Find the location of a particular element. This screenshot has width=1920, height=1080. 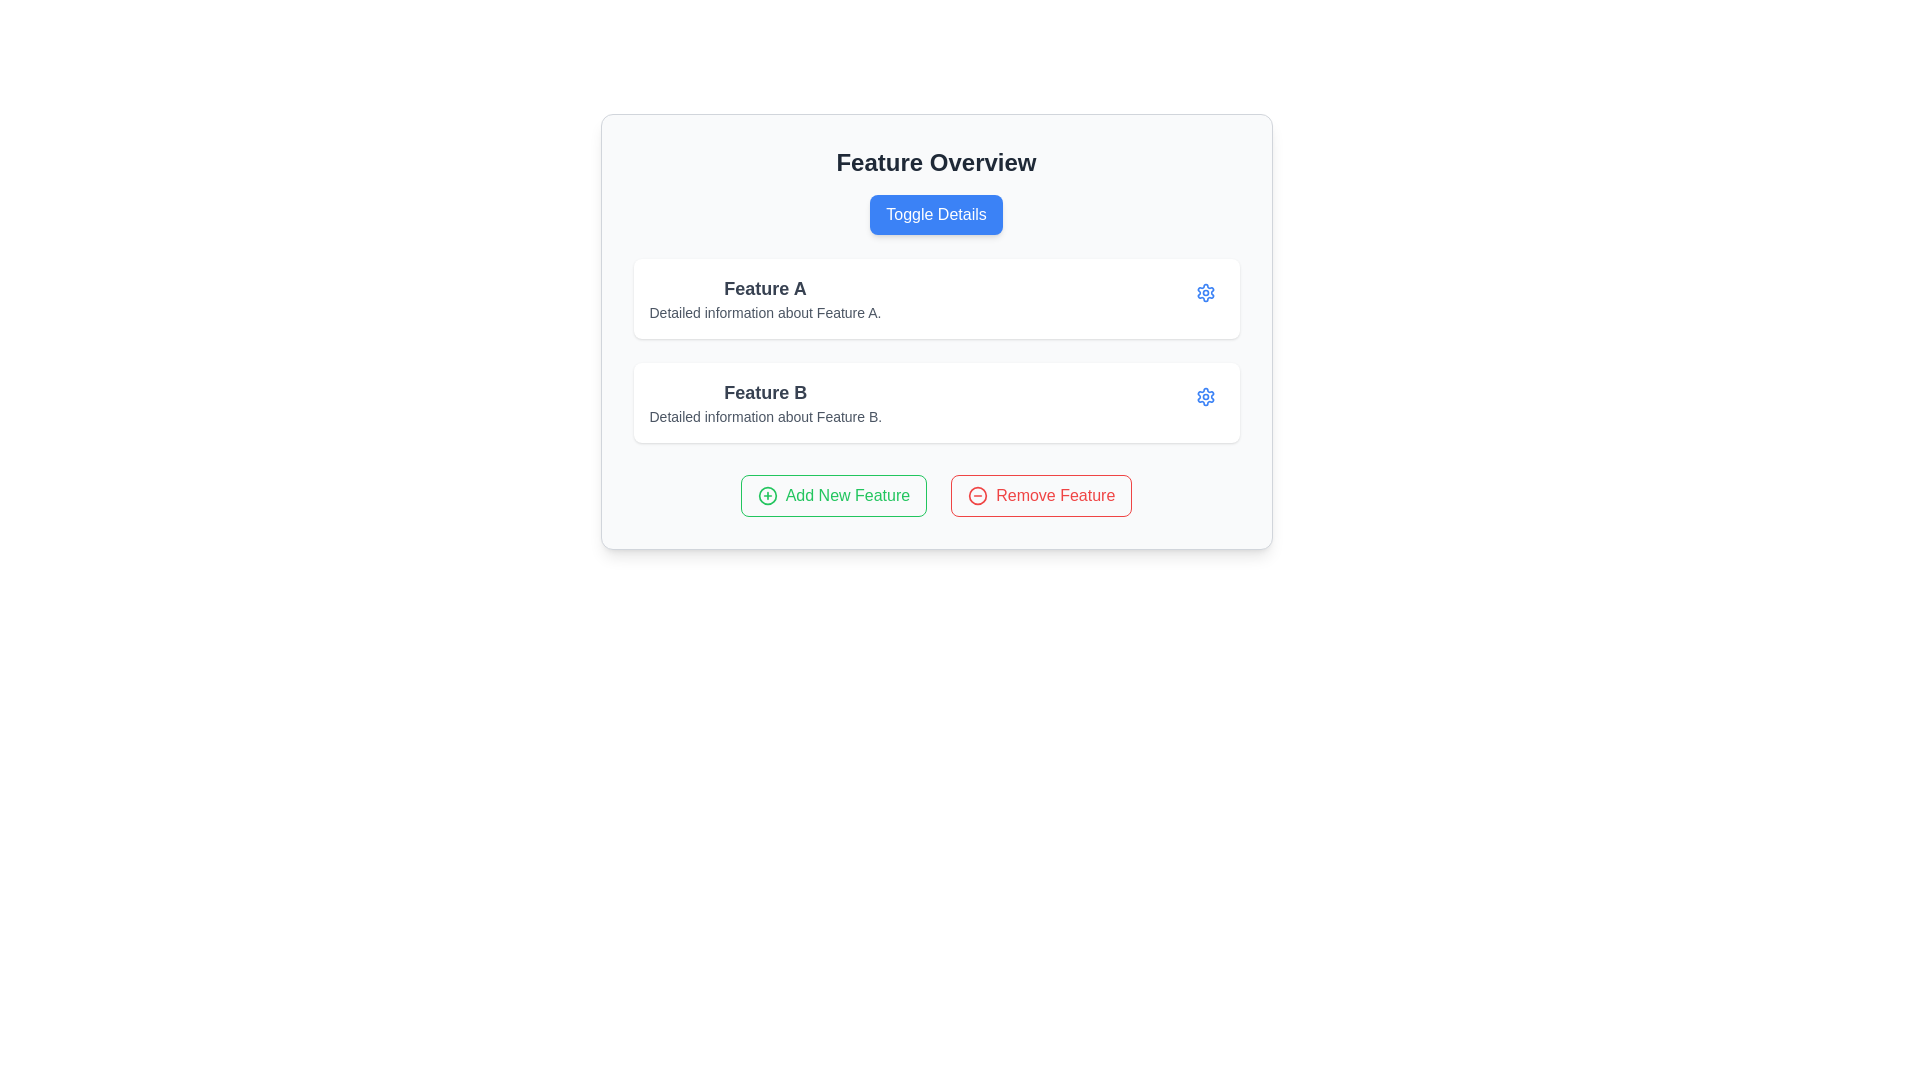

the second button at the bottom of the interface, located to the right of the 'Add New Feature' button is located at coordinates (1040, 495).